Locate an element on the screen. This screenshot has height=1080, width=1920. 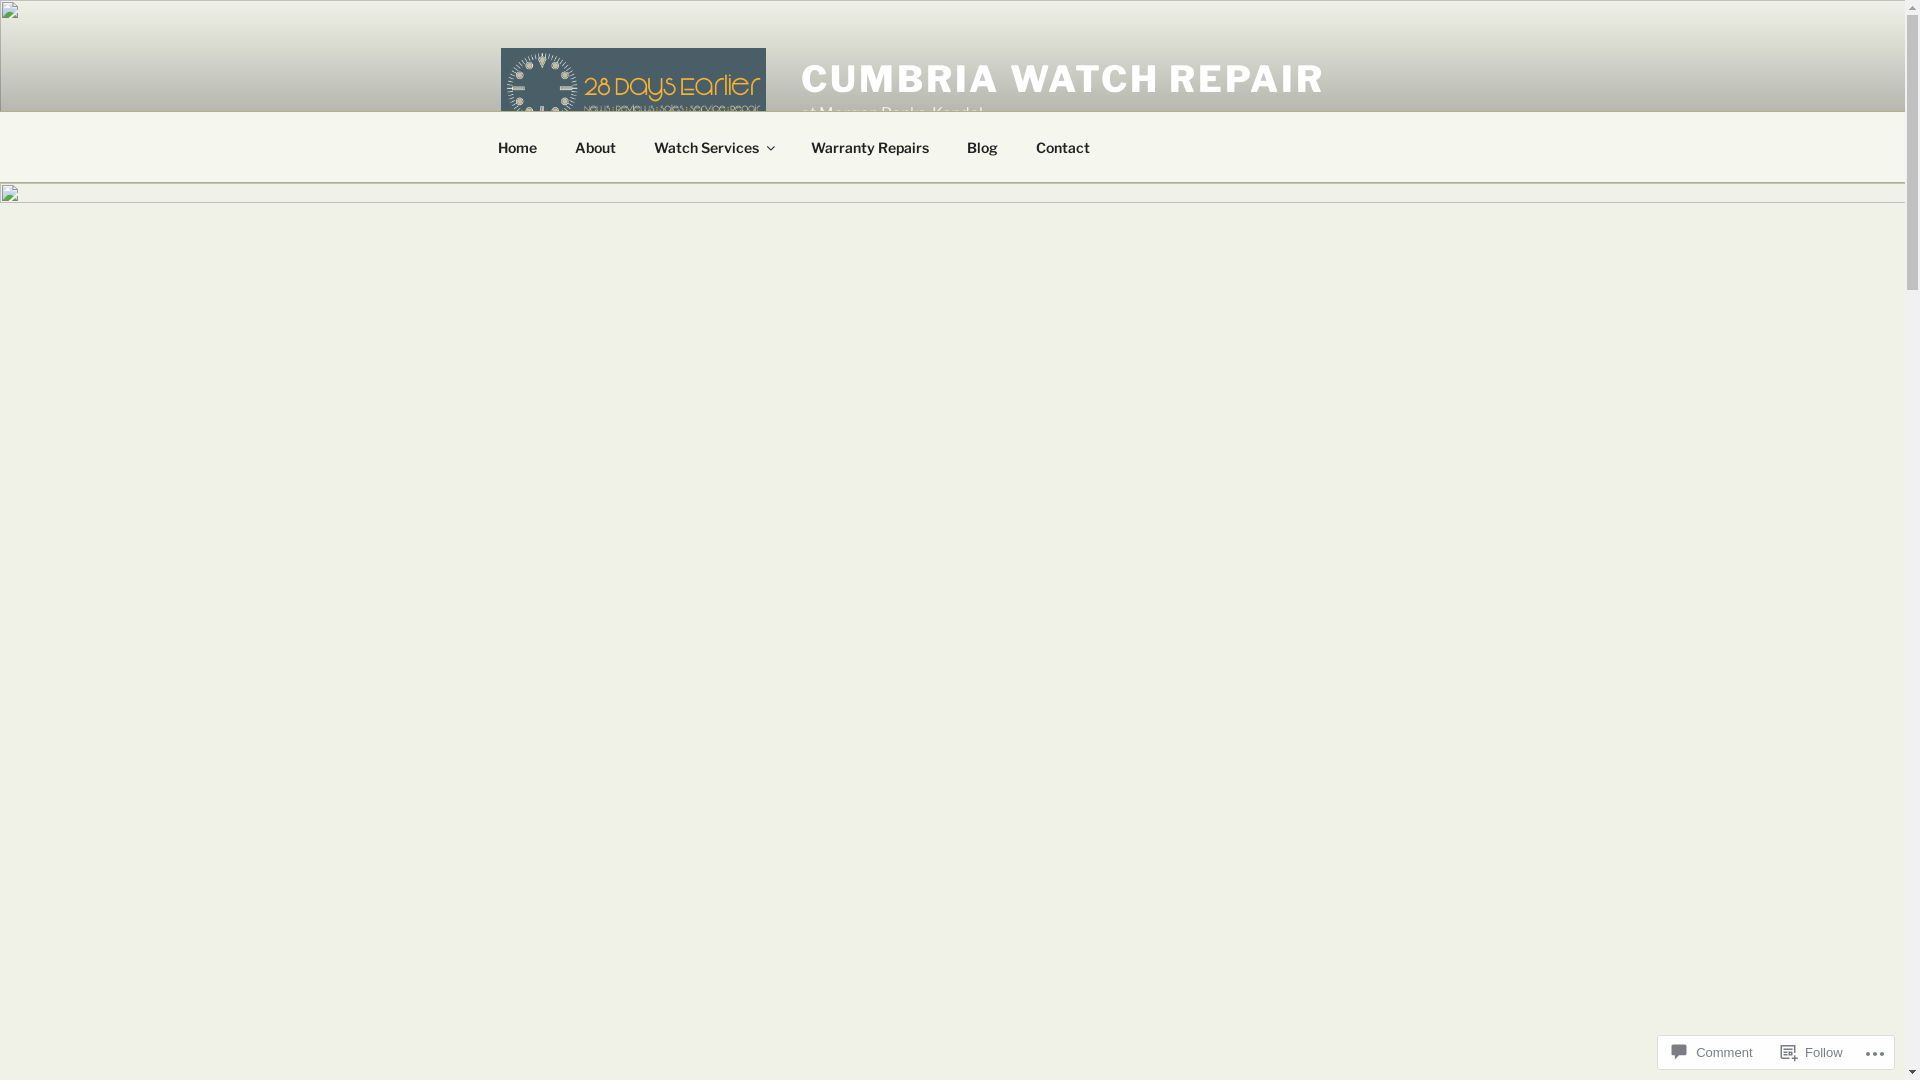
'Comment' is located at coordinates (1711, 1051).